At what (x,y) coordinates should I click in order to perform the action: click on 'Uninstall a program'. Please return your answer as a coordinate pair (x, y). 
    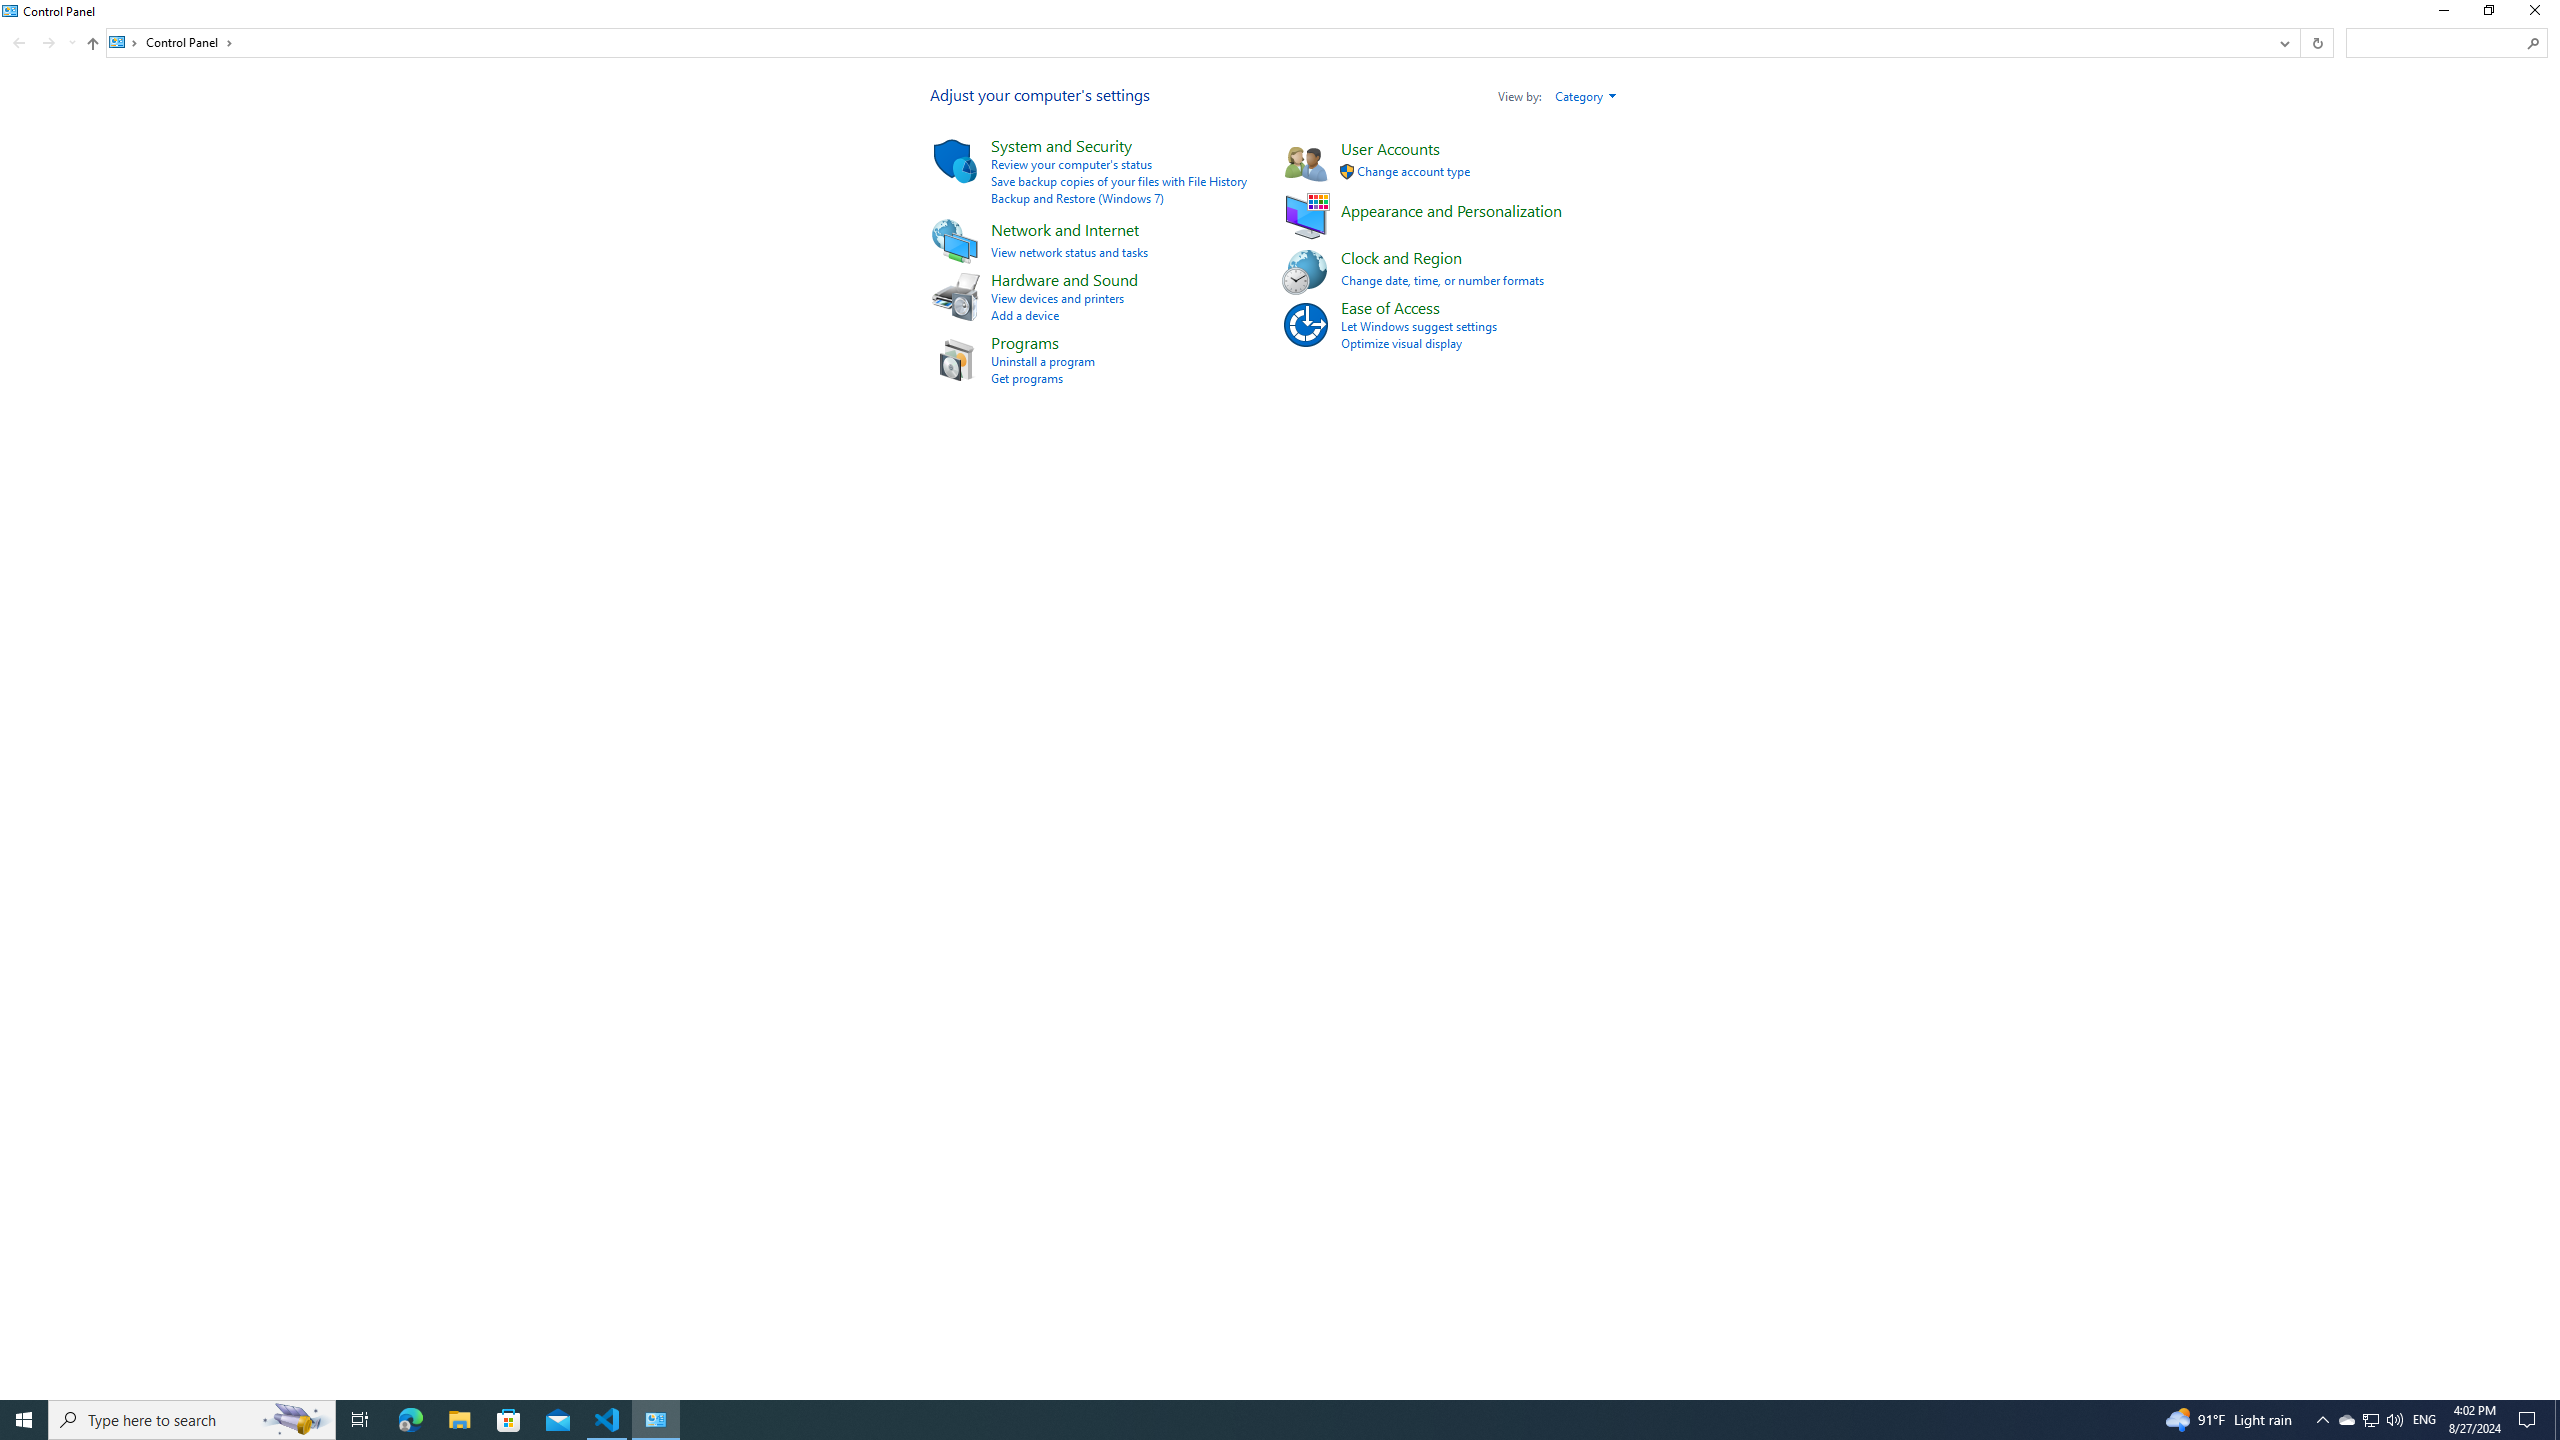
    Looking at the image, I should click on (1043, 360).